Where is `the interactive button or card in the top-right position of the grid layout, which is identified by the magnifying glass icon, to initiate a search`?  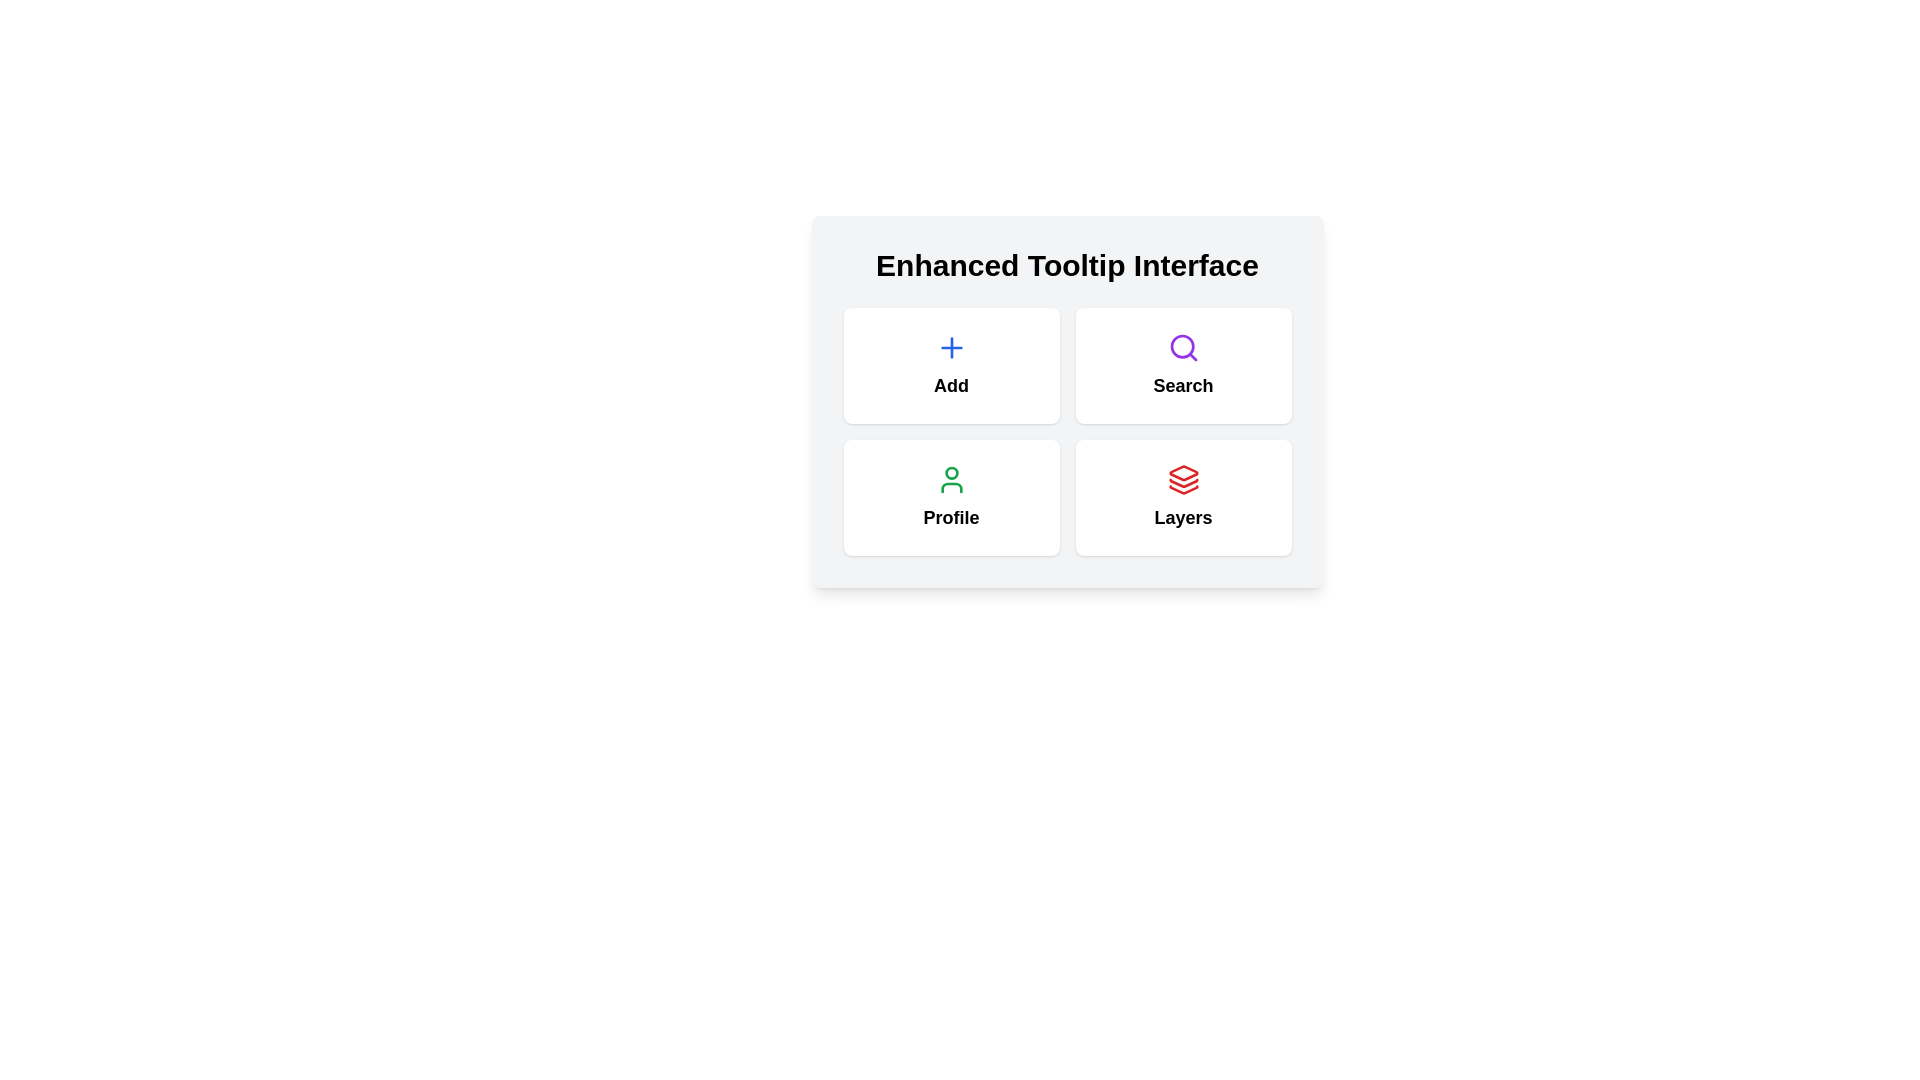
the interactive button or card in the top-right position of the grid layout, which is identified by the magnifying glass icon, to initiate a search is located at coordinates (1183, 366).